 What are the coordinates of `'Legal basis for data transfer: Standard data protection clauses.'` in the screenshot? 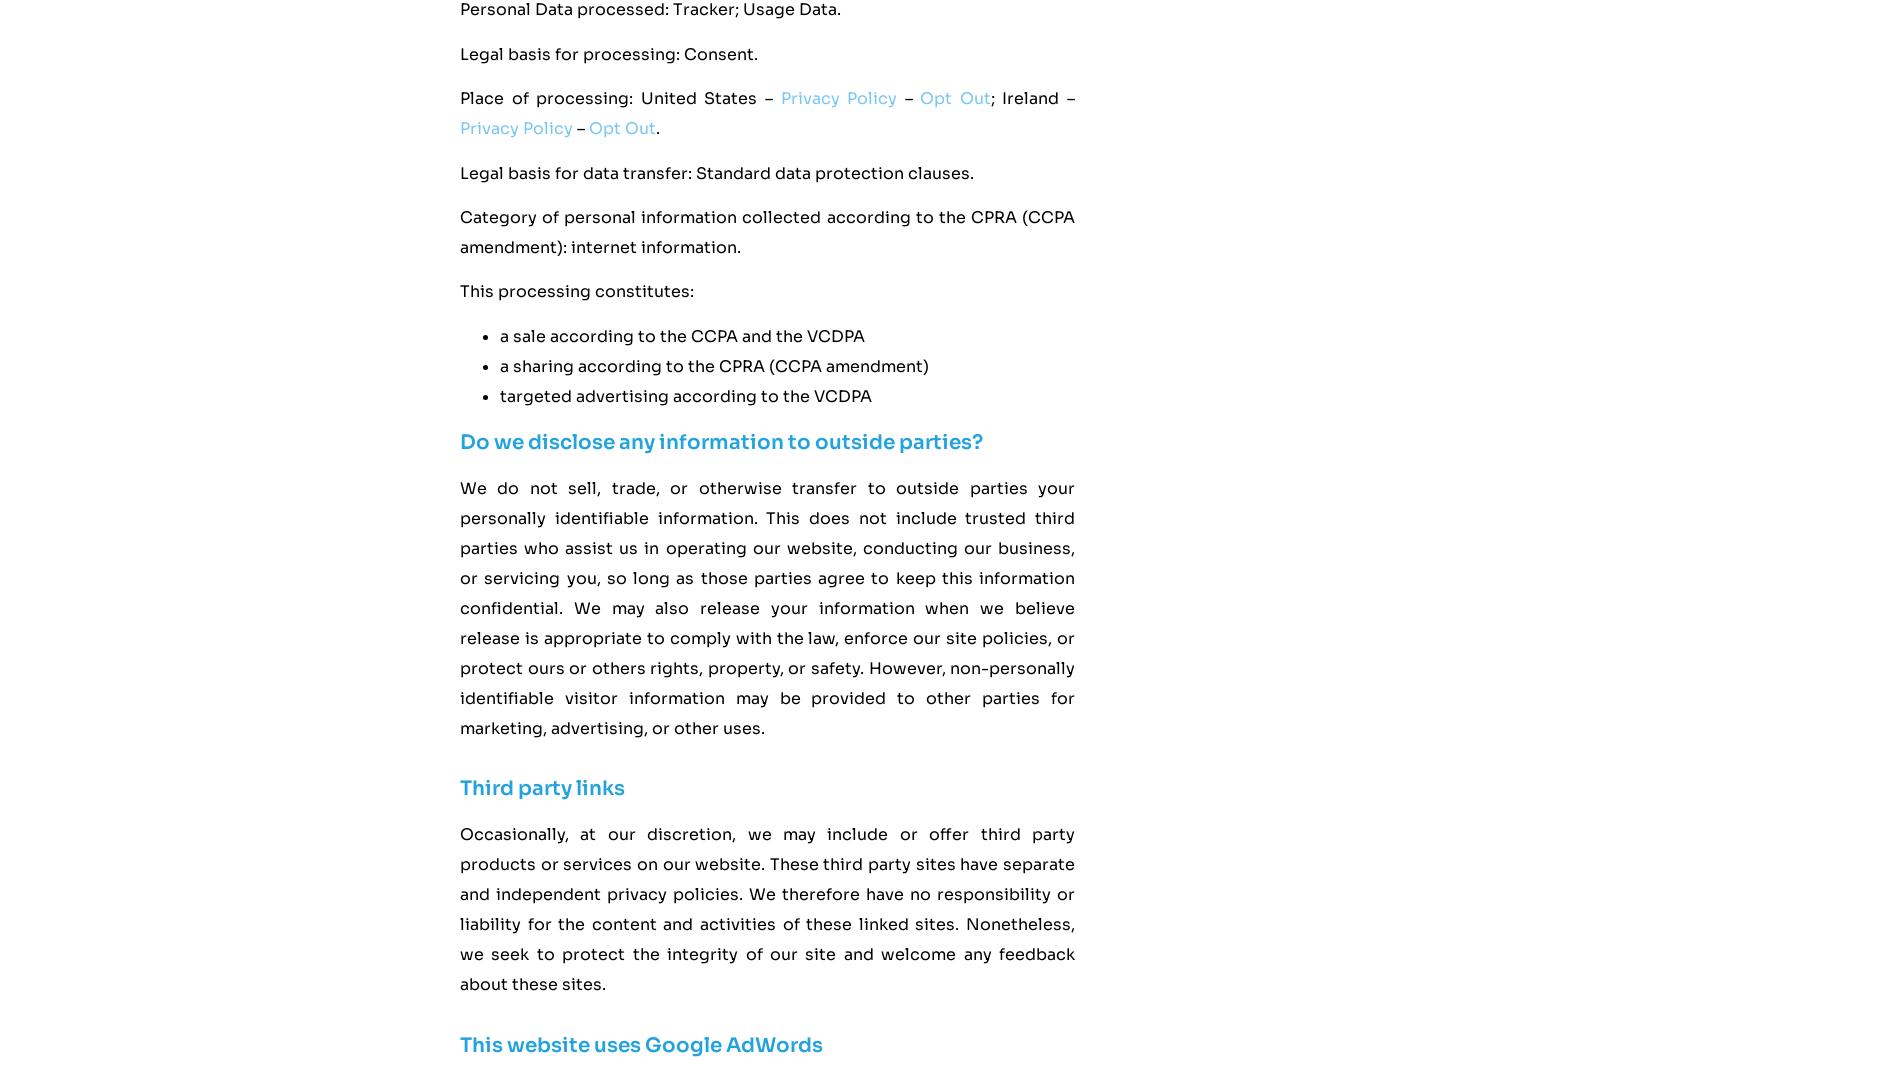 It's located at (458, 172).